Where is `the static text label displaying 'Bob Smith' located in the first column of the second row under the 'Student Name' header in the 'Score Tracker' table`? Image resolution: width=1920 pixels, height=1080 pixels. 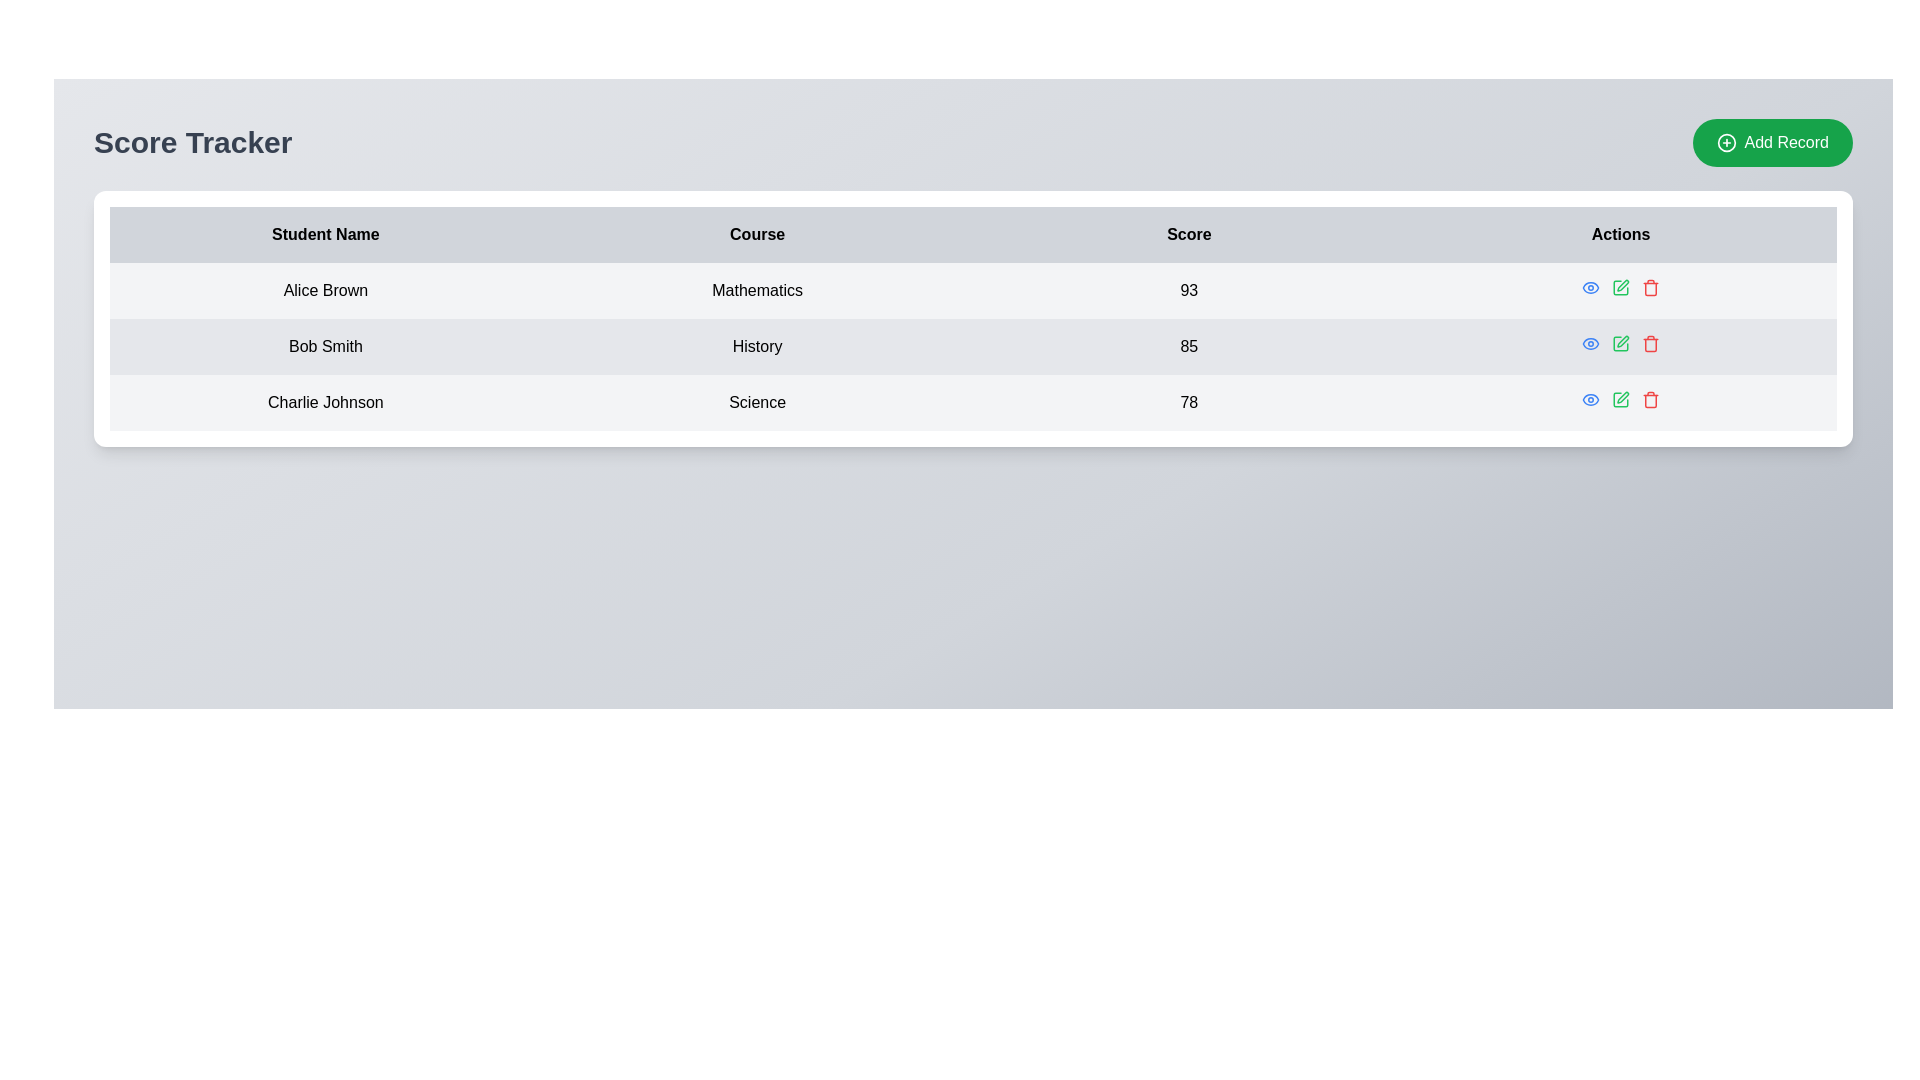
the static text label displaying 'Bob Smith' located in the first column of the second row under the 'Student Name' header in the 'Score Tracker' table is located at coordinates (325, 346).